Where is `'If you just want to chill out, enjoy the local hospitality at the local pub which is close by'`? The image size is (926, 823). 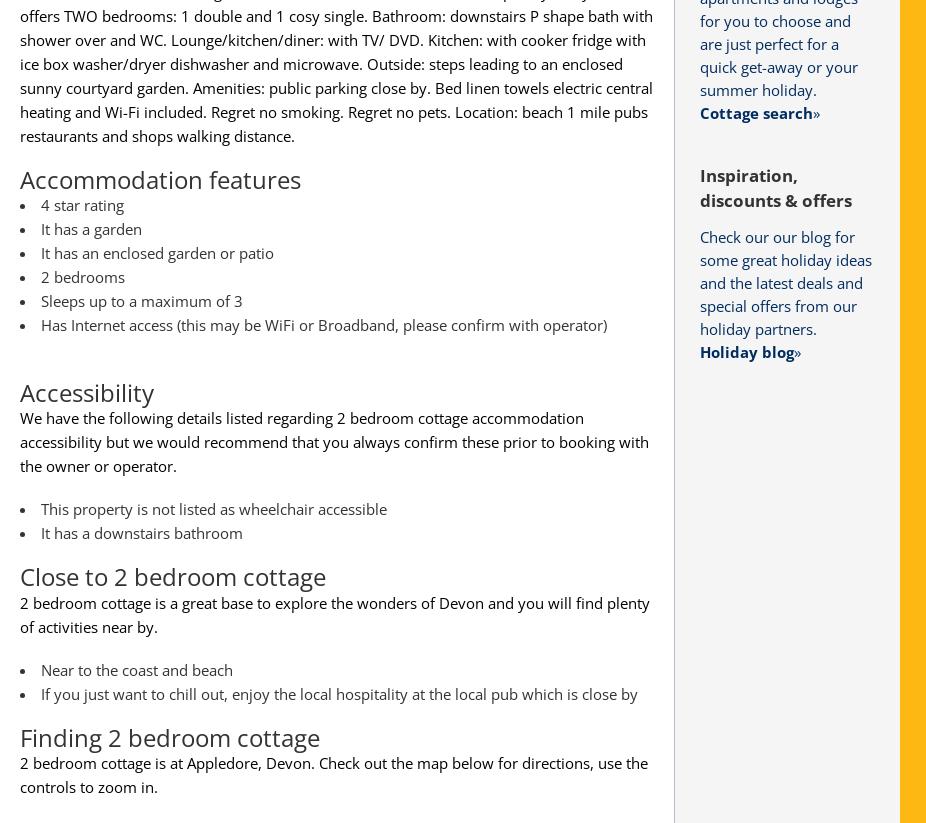 'If you just want to chill out, enjoy the local hospitality at the local pub which is close by' is located at coordinates (40, 691).